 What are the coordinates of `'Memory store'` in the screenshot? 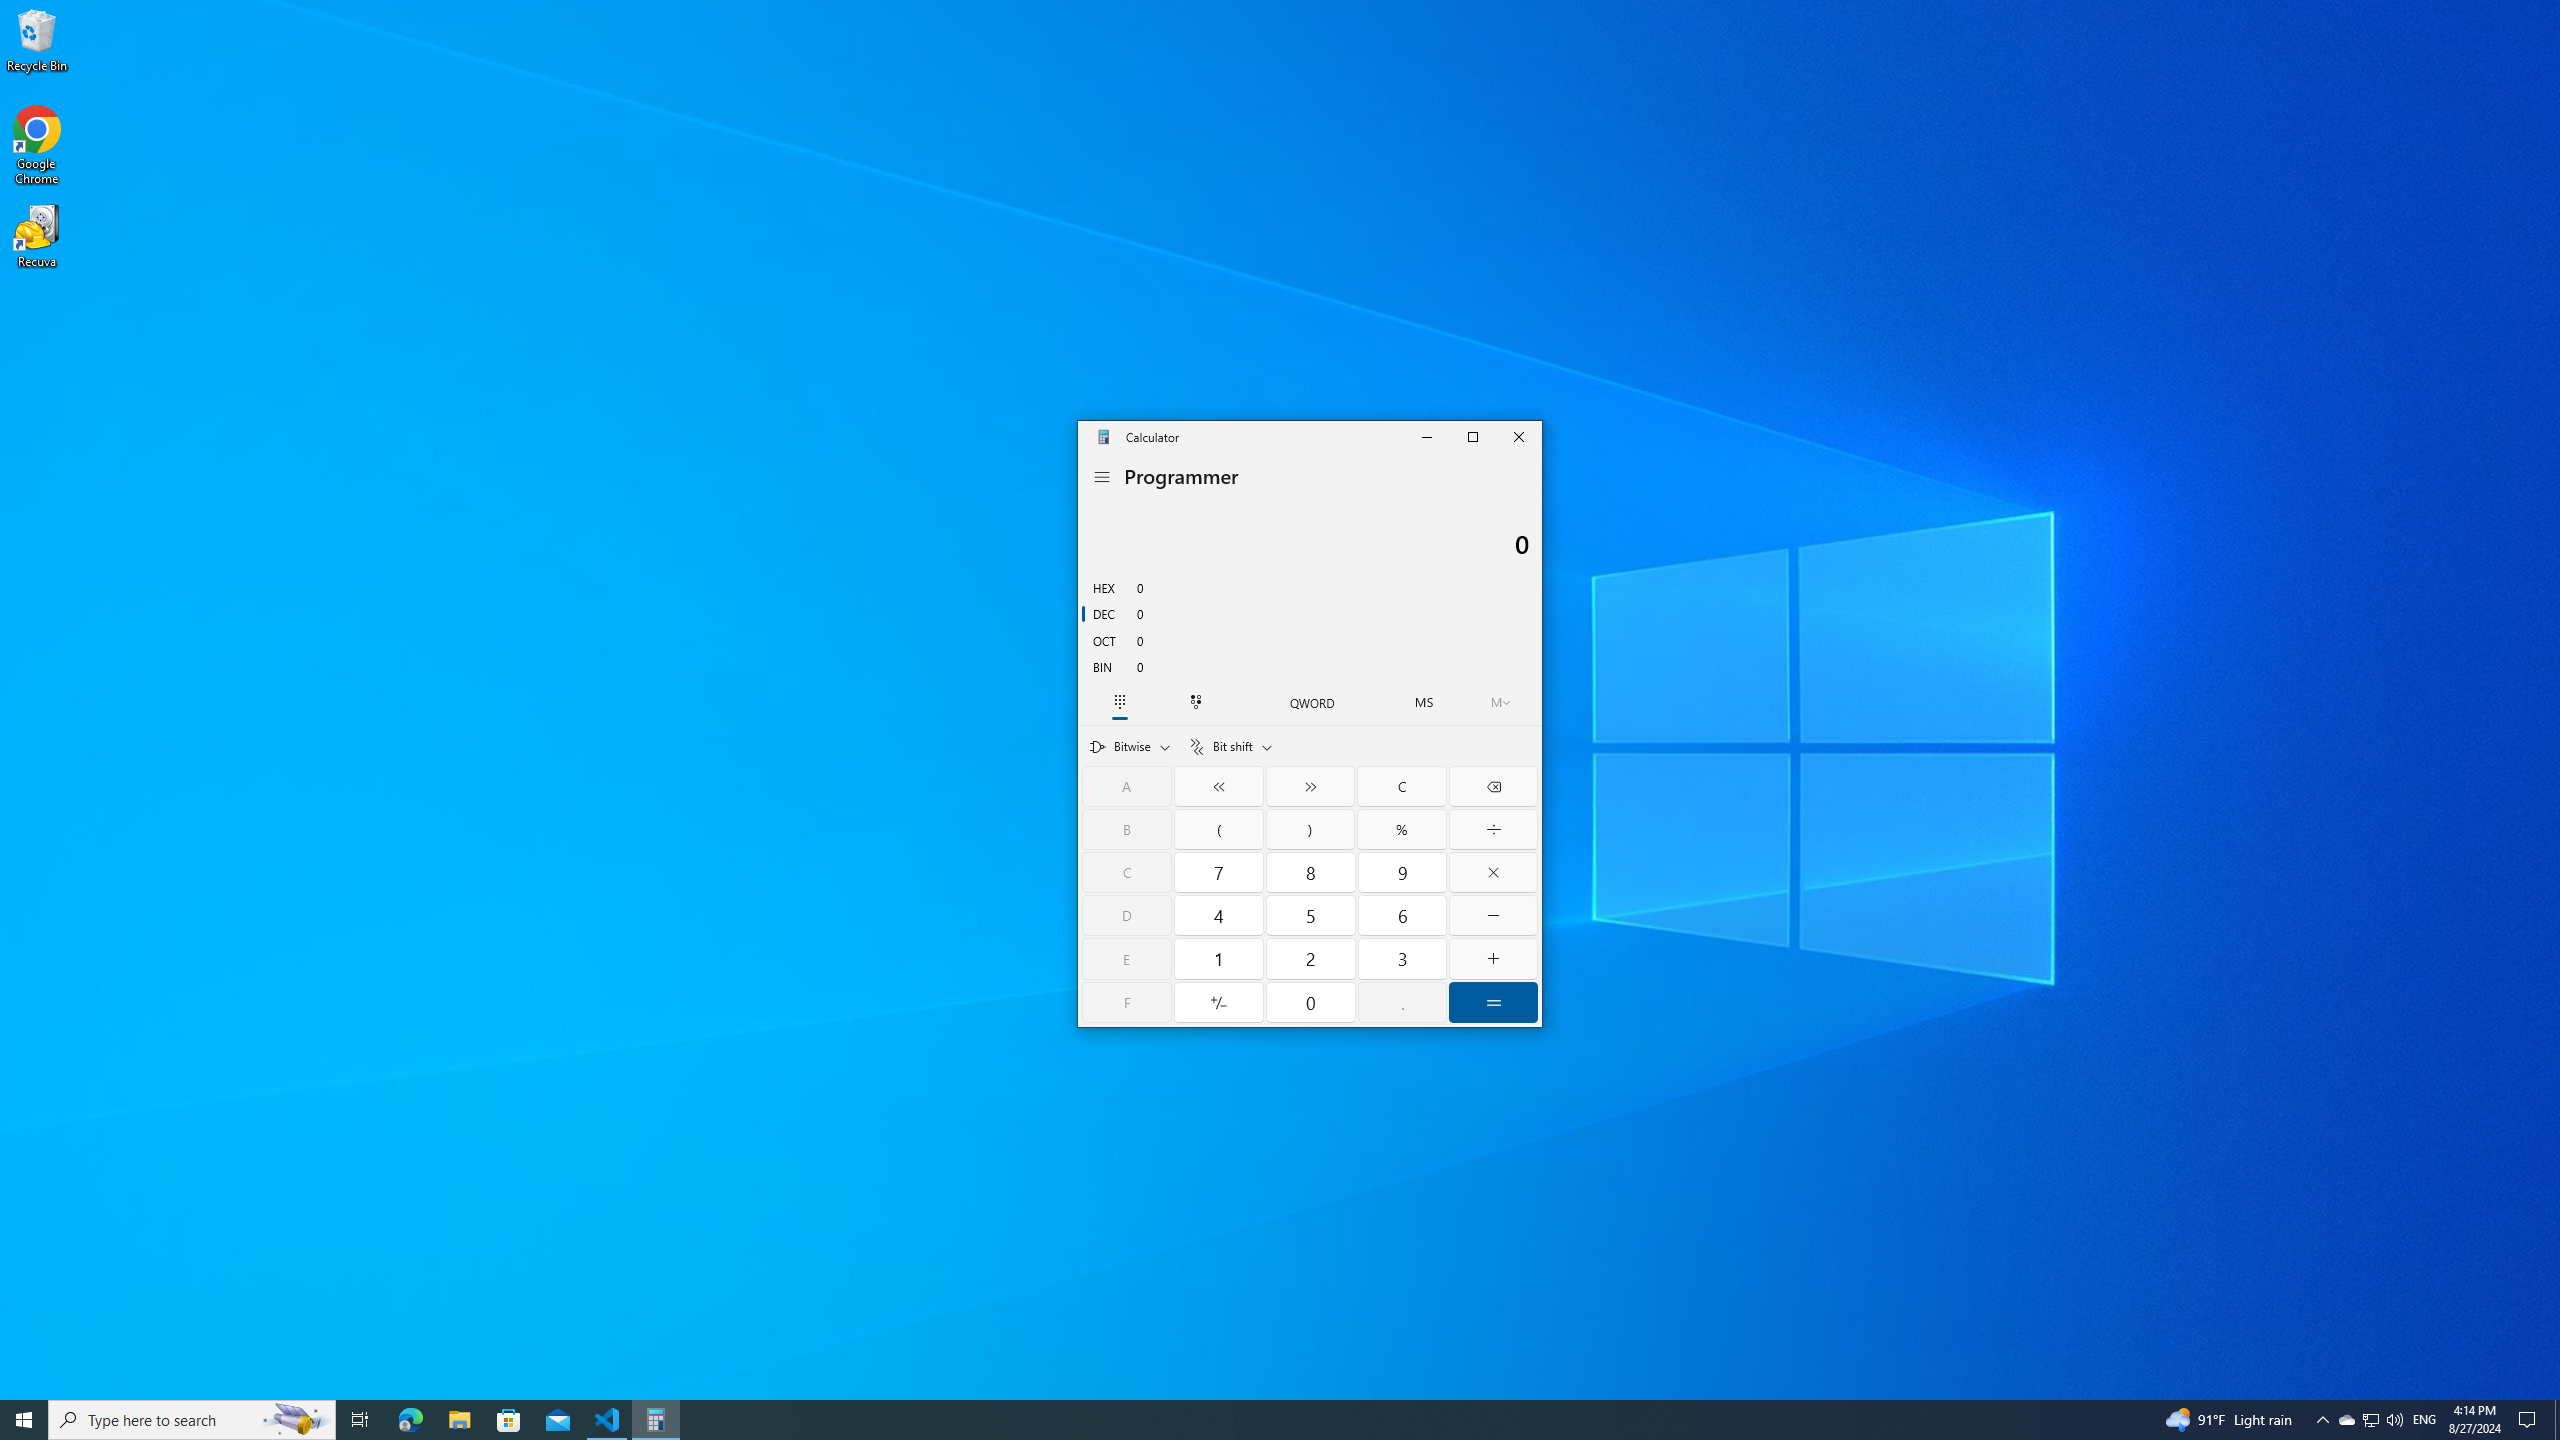 It's located at (1423, 701).